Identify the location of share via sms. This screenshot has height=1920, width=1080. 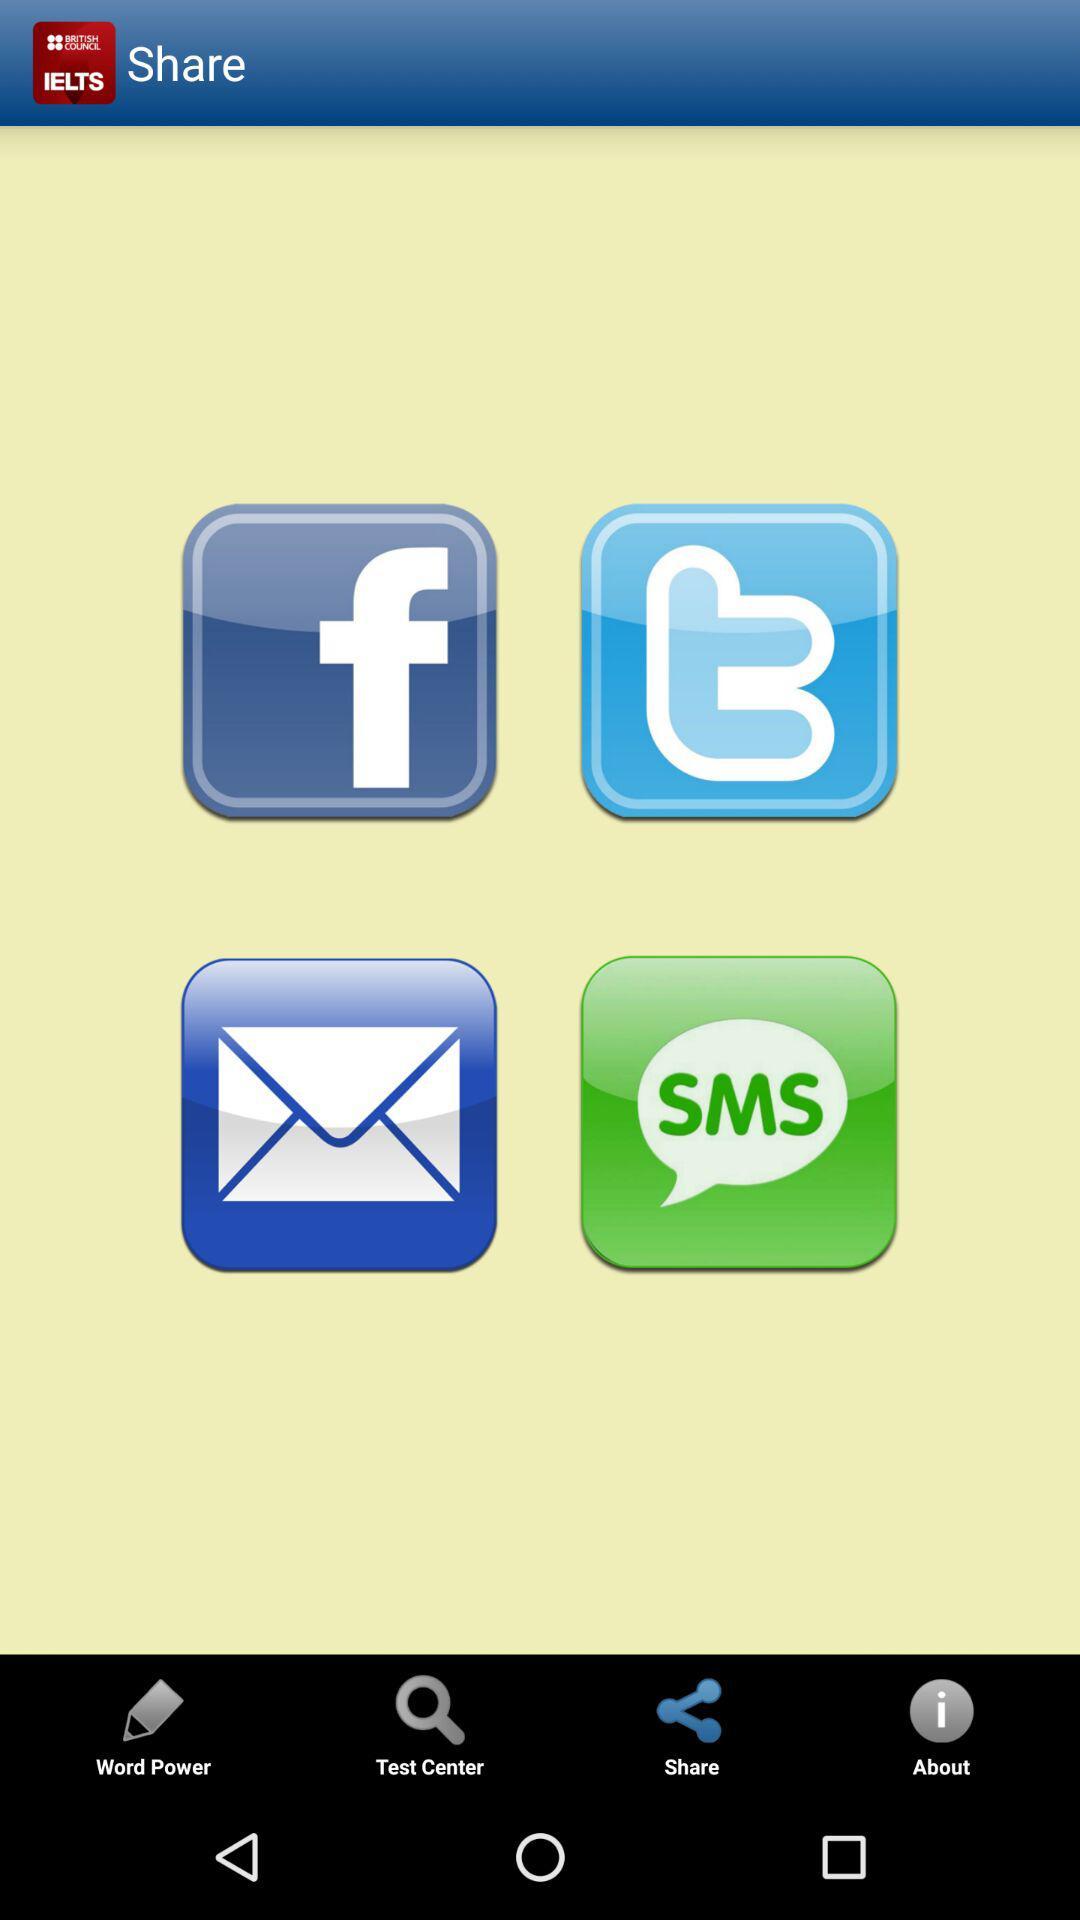
(739, 1115).